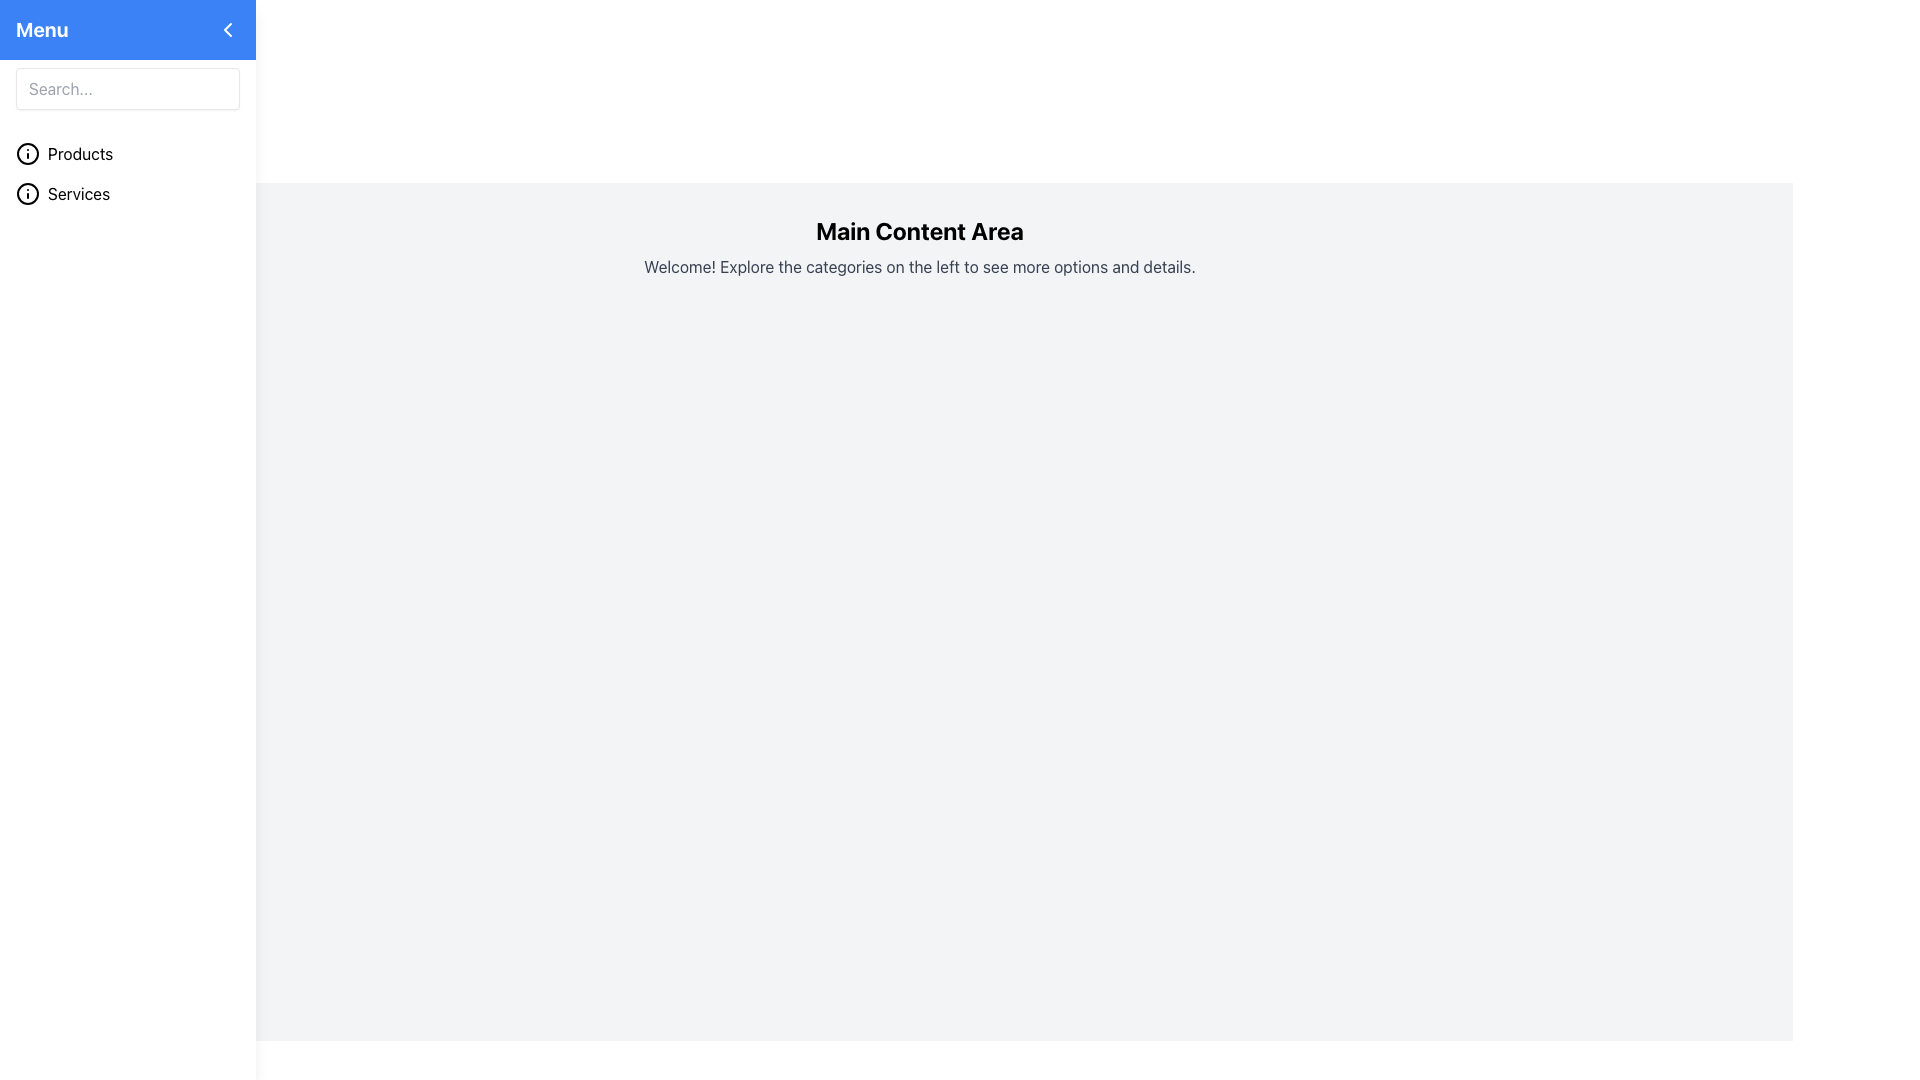 The image size is (1920, 1080). Describe the element at coordinates (919, 230) in the screenshot. I see `the prominent text element displaying 'Main Content Area'` at that location.